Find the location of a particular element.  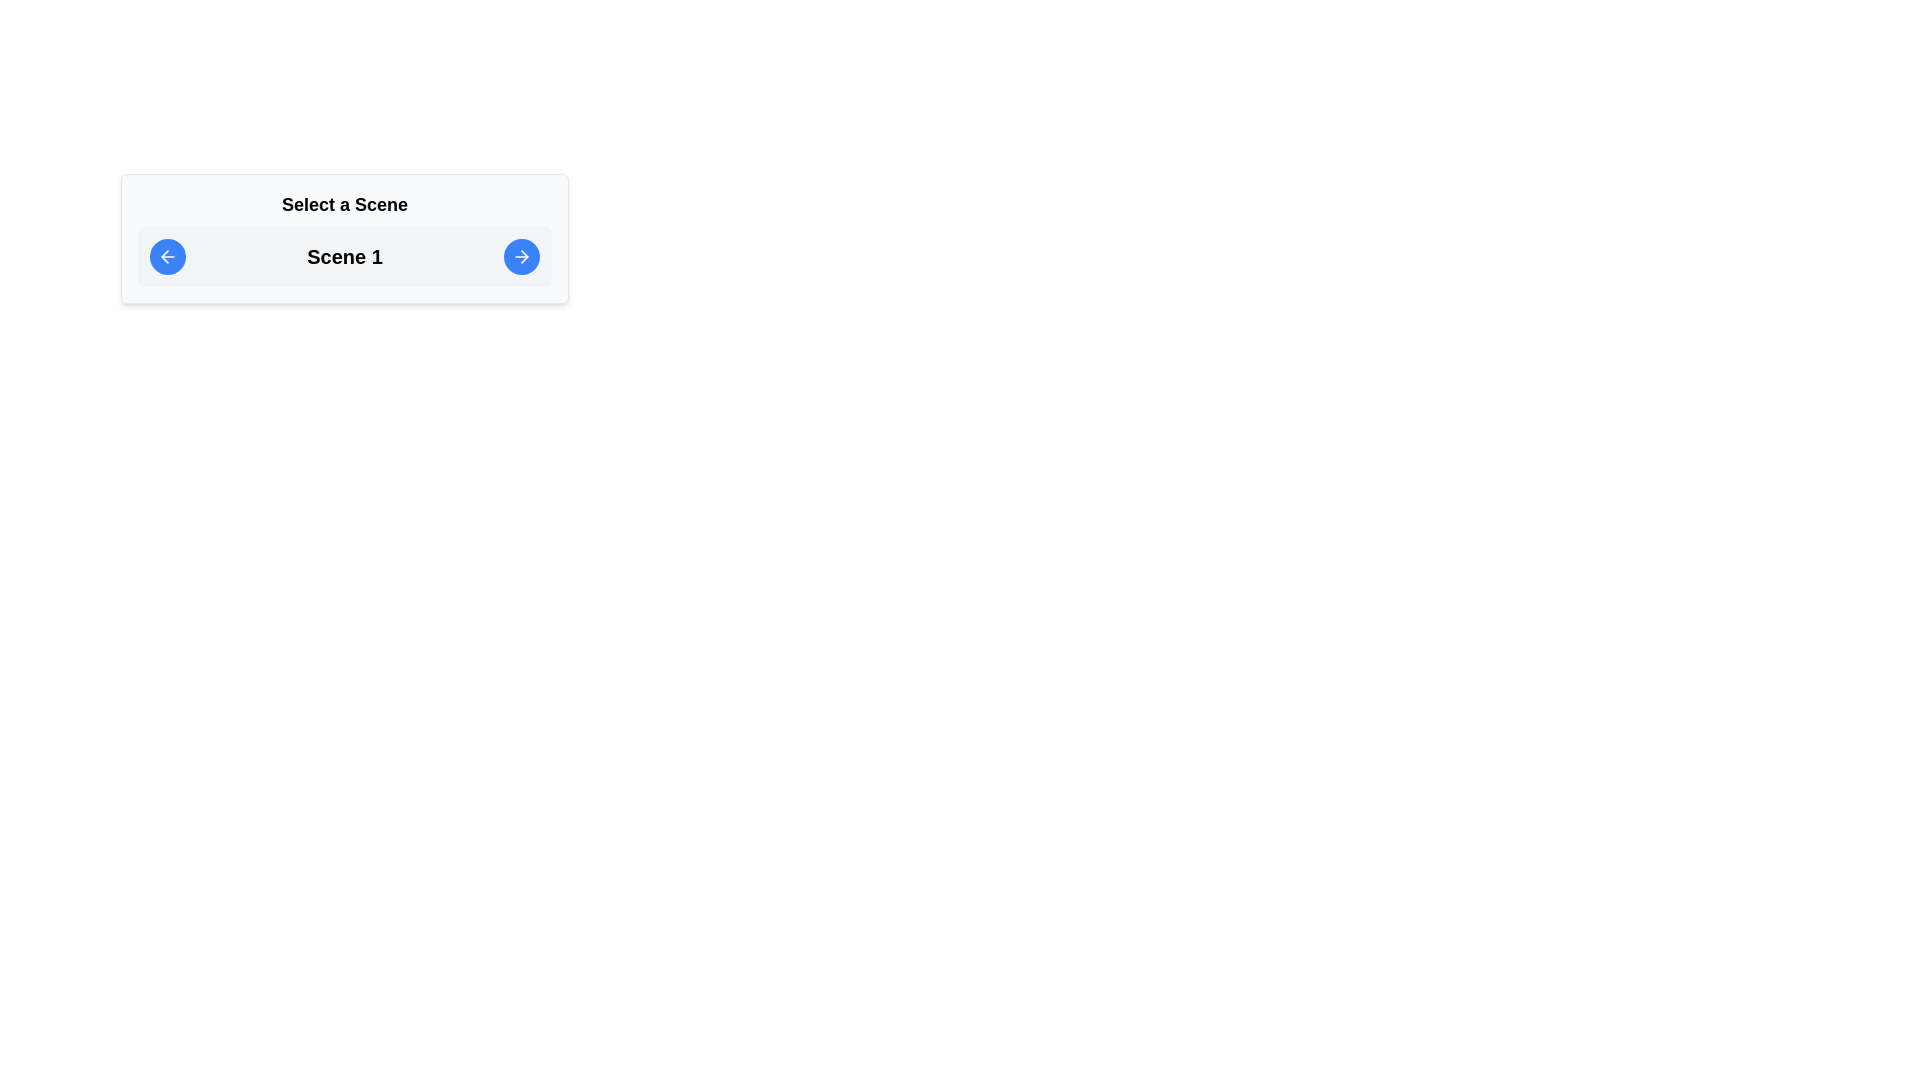

the text label that serves as a title or heading, positioned above the 'Scene 1' text and navigation buttons is located at coordinates (345, 204).